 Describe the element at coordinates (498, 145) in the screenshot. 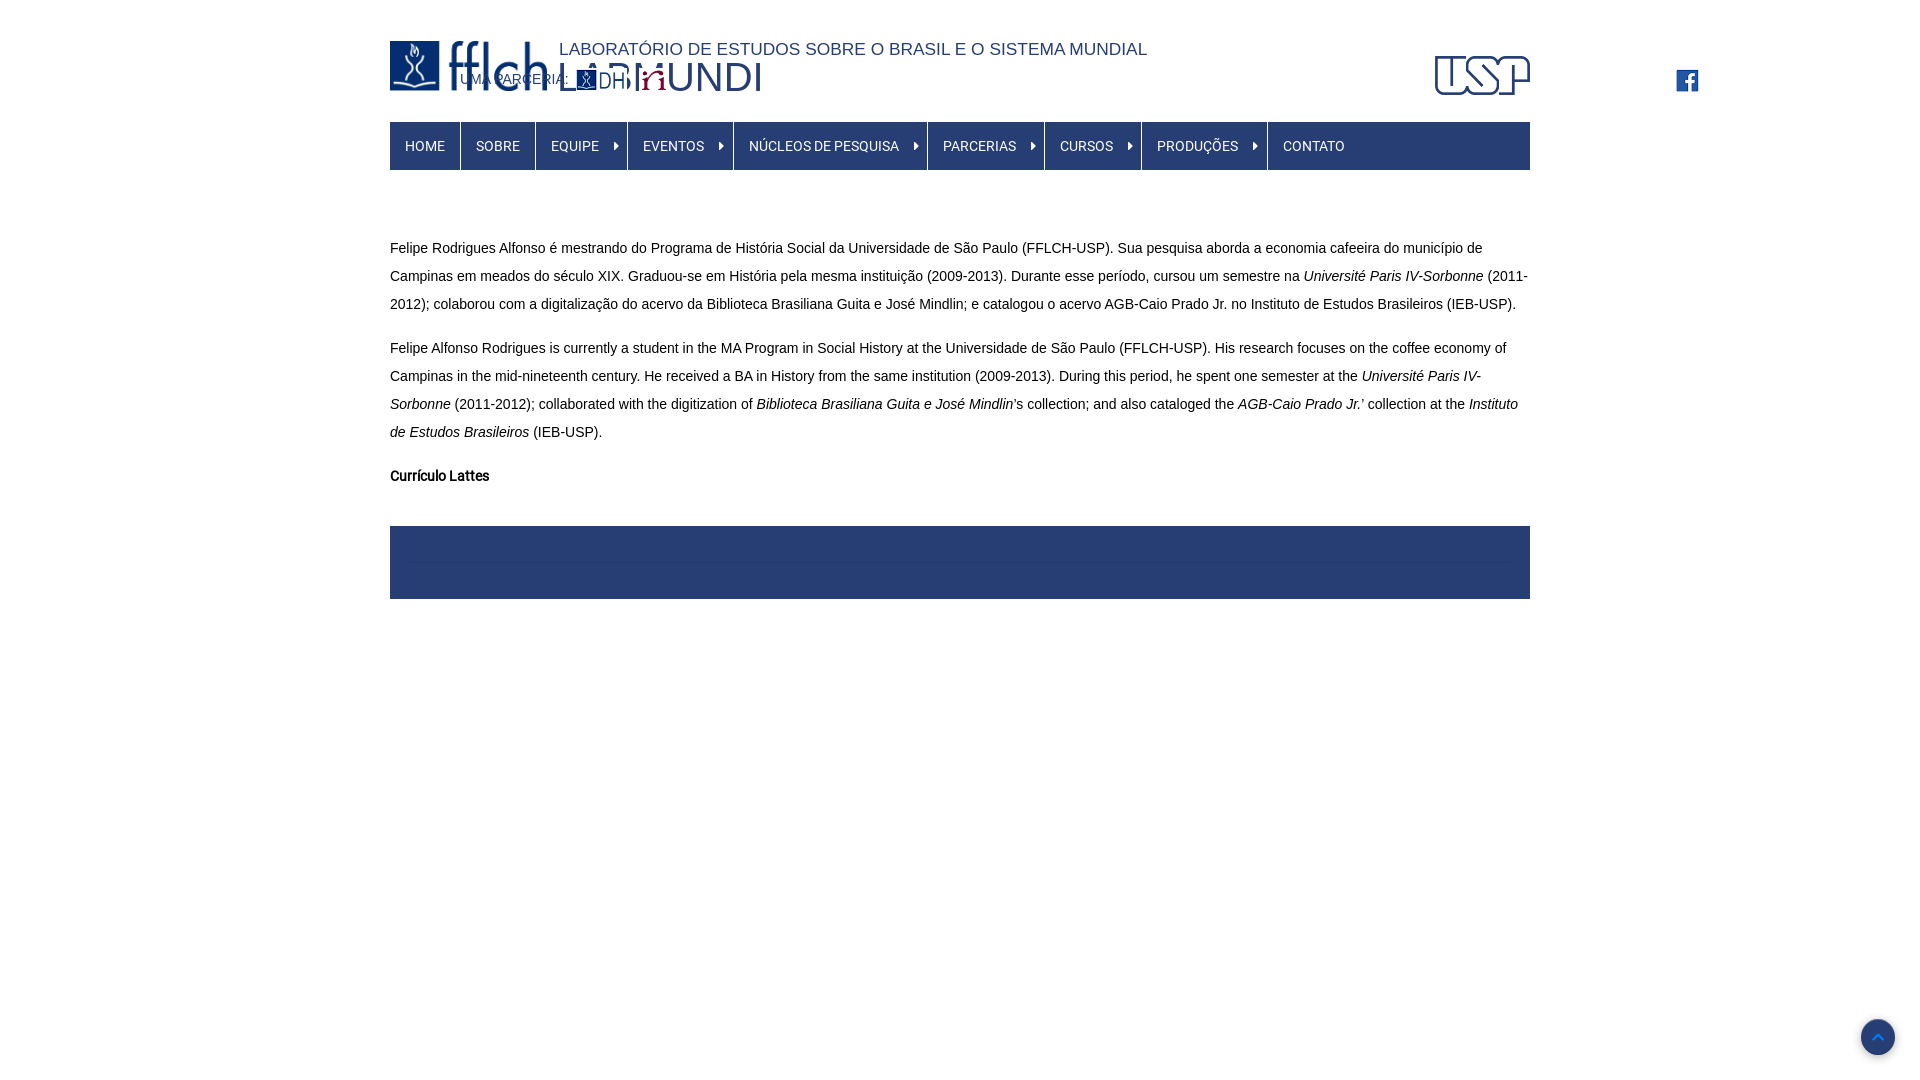

I see `'SOBRE'` at that location.